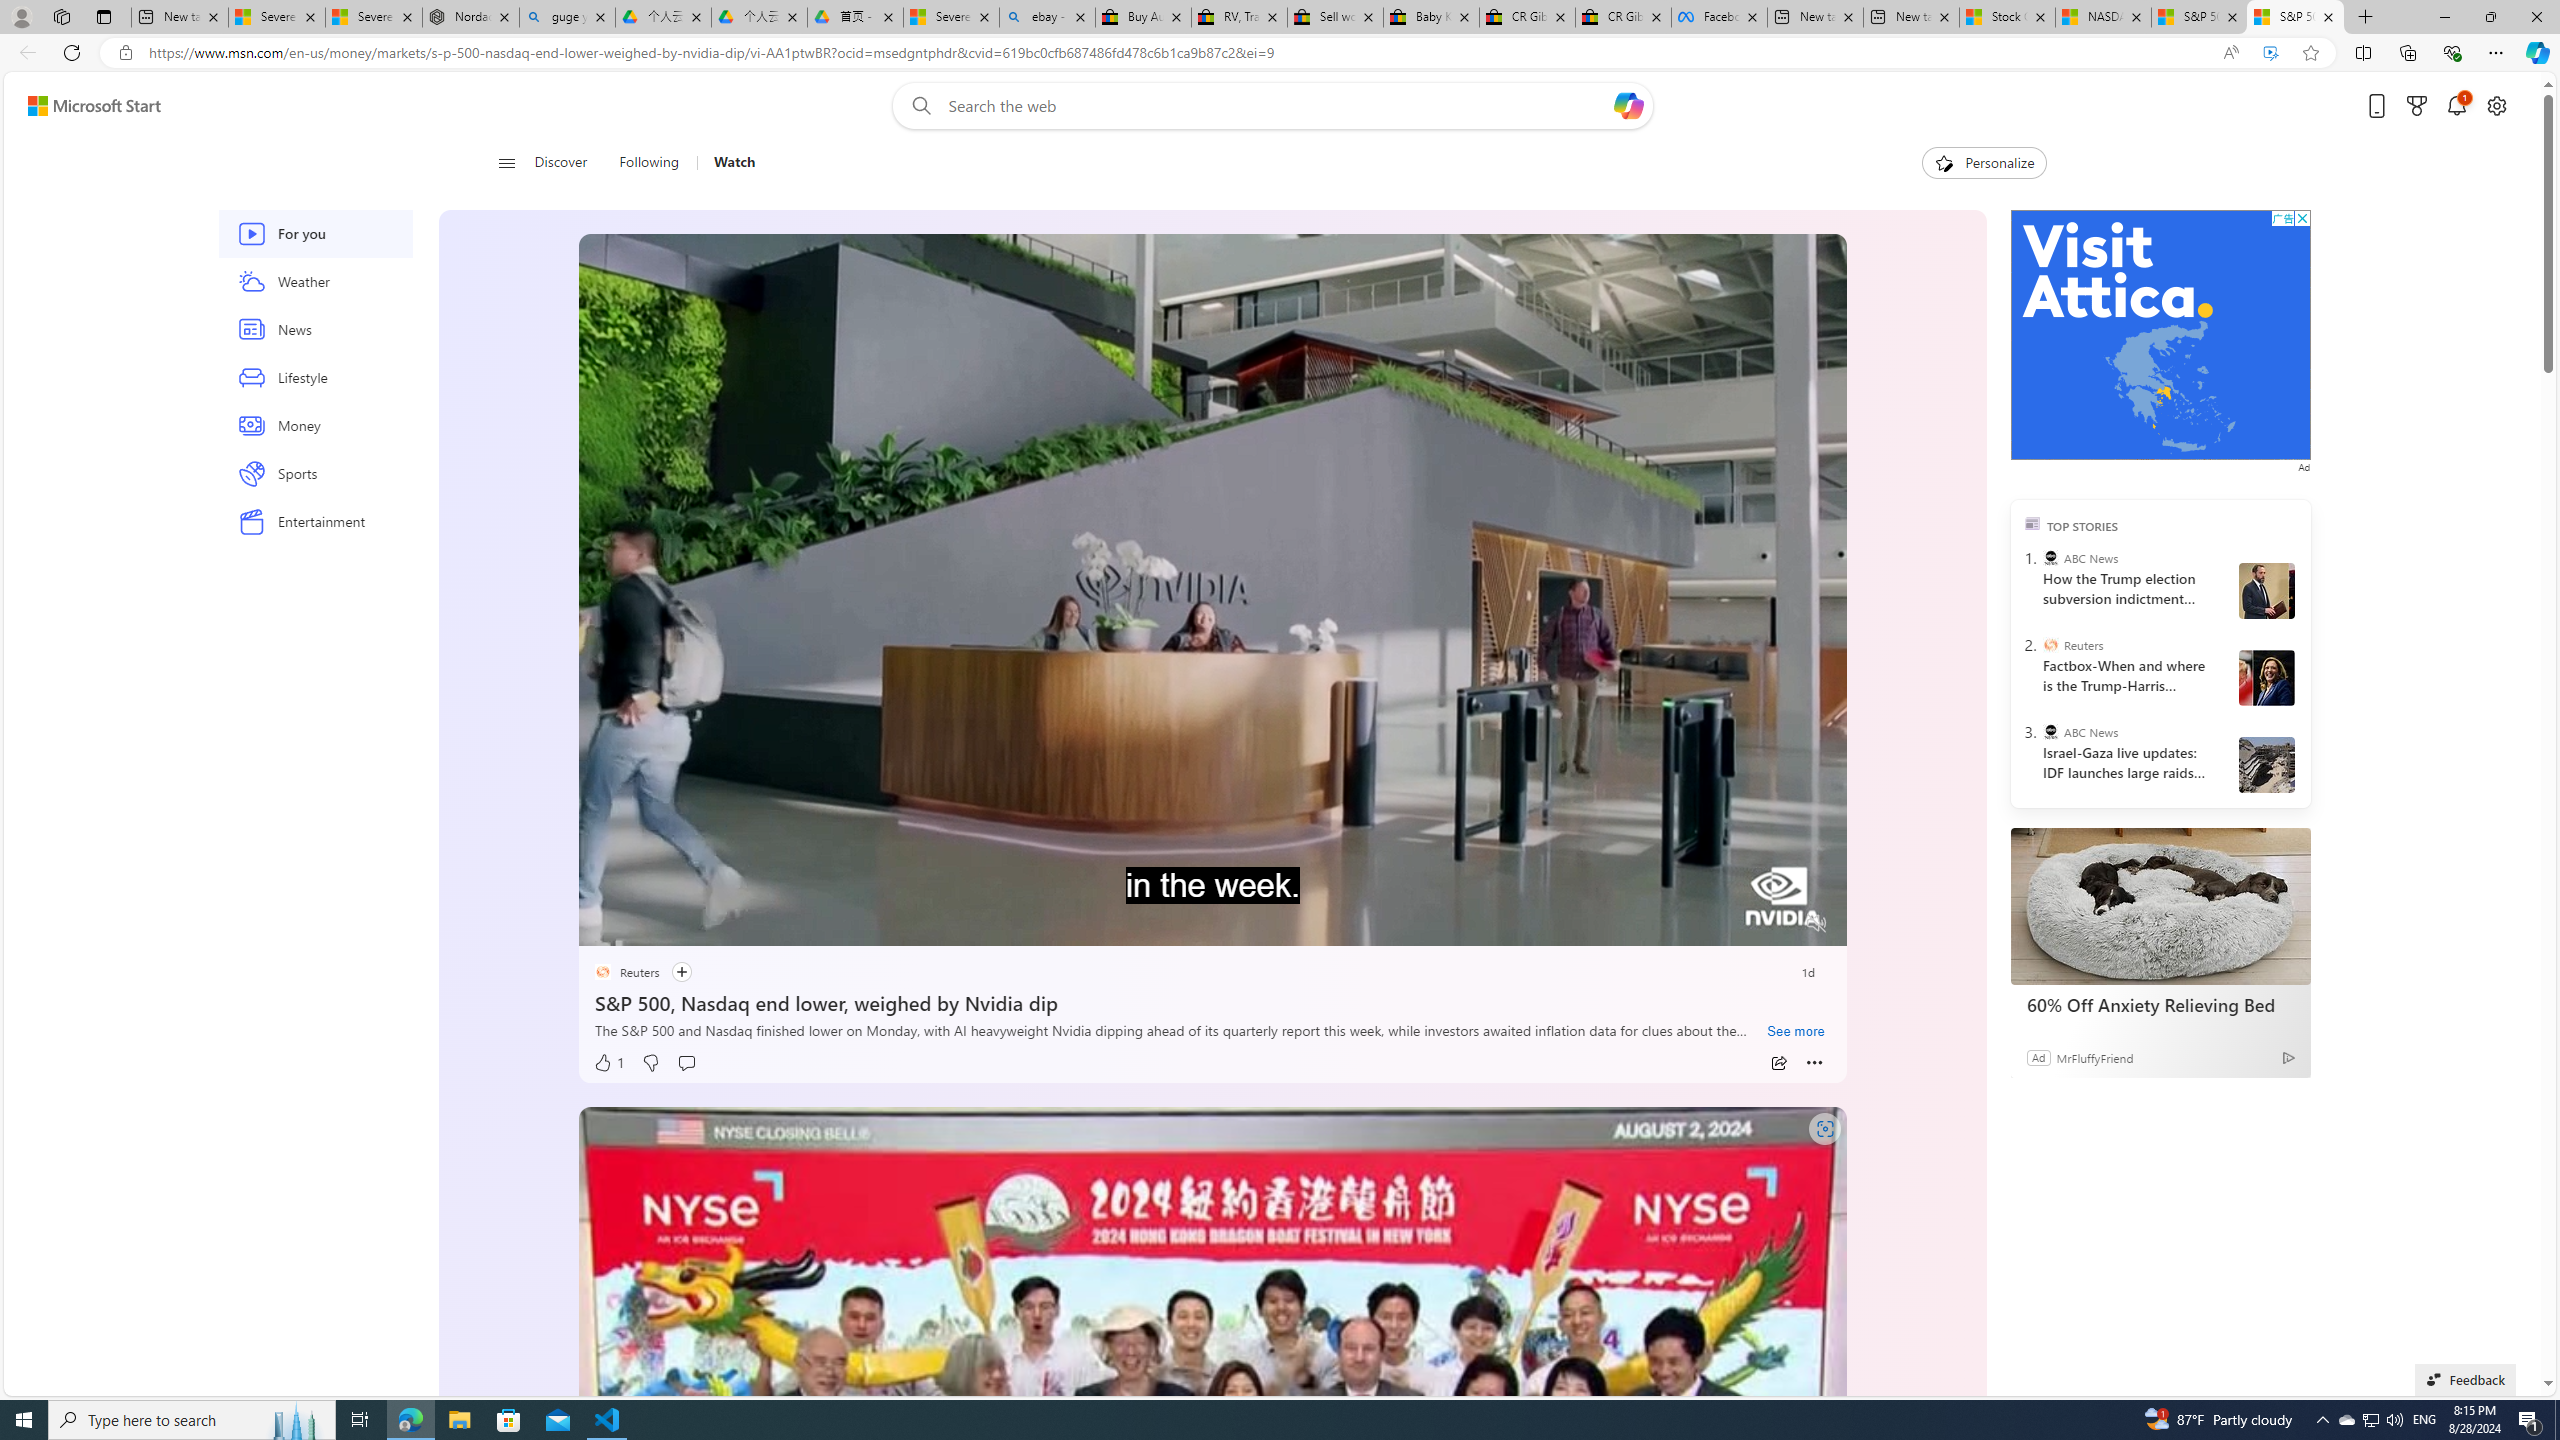 This screenshot has width=2560, height=1440. I want to click on 'Enter your search term', so click(1276, 104).